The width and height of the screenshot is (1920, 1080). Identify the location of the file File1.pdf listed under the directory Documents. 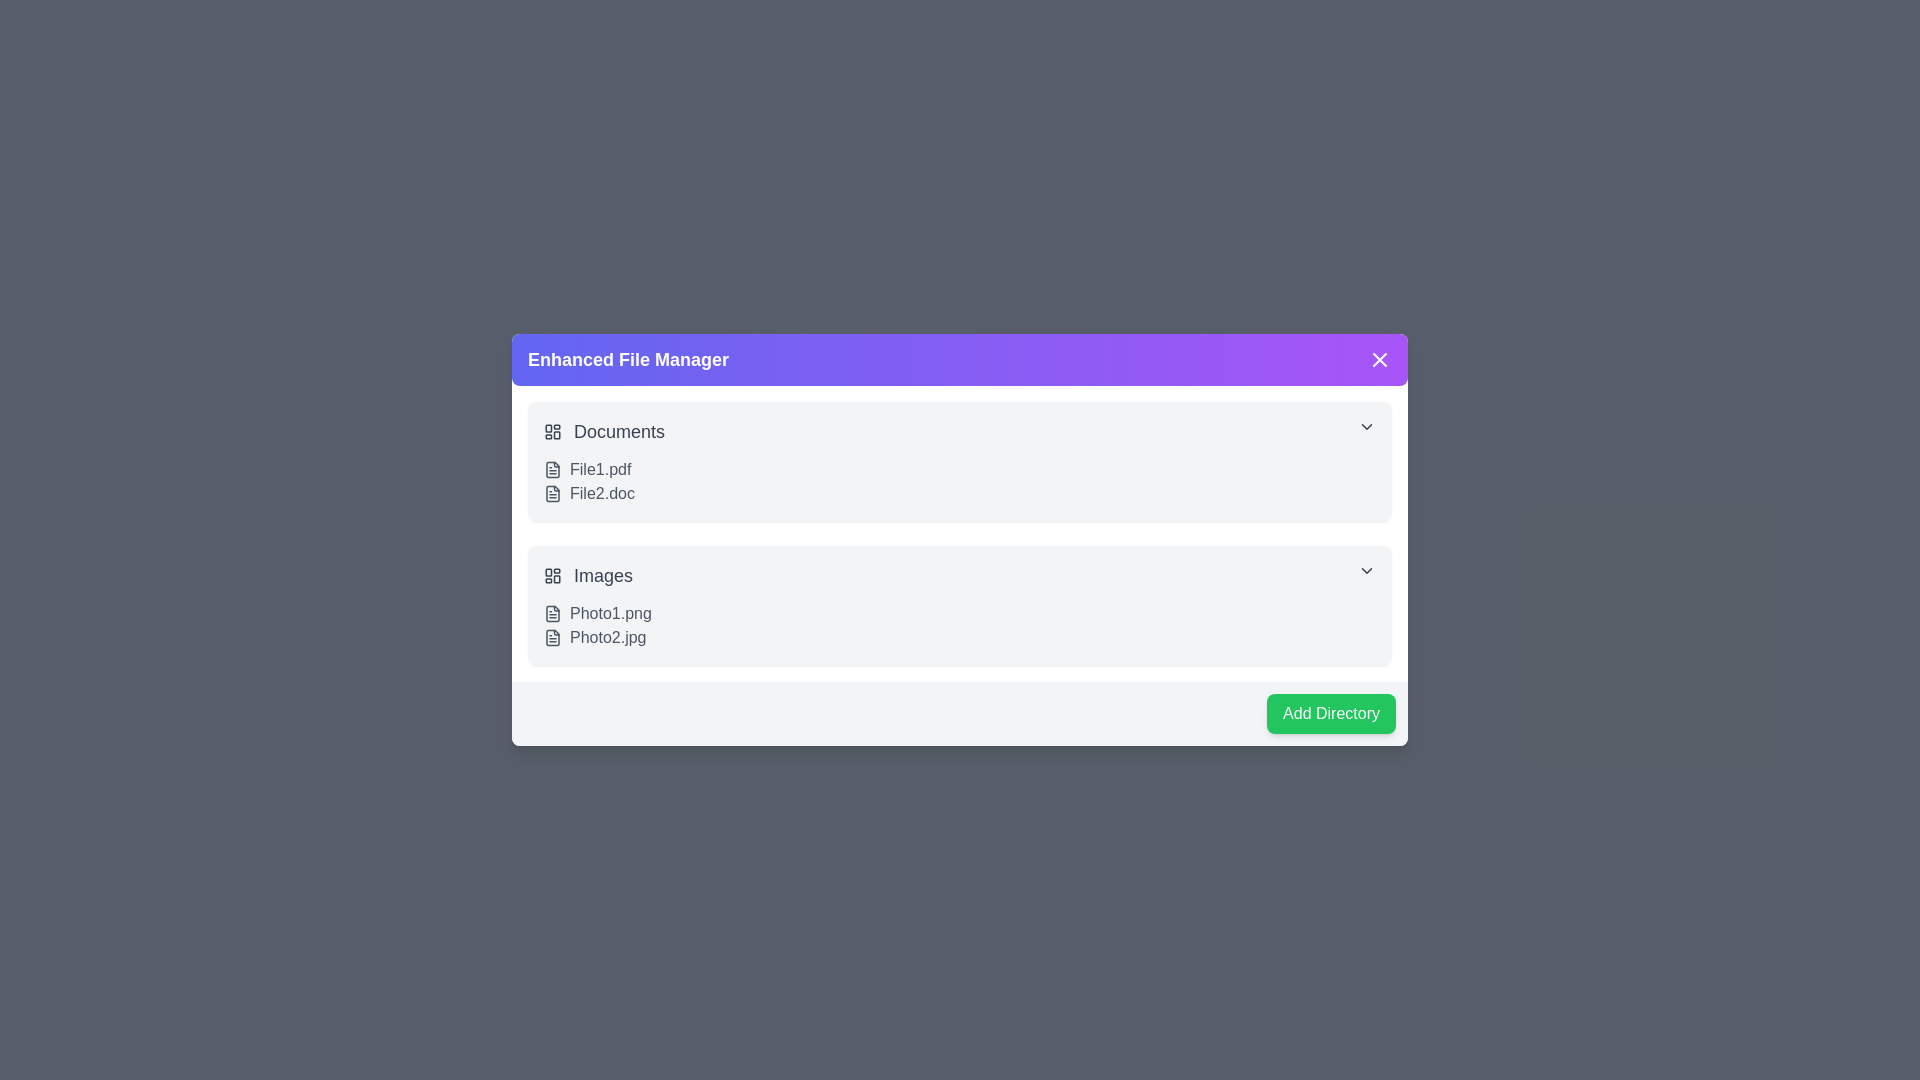
(552, 470).